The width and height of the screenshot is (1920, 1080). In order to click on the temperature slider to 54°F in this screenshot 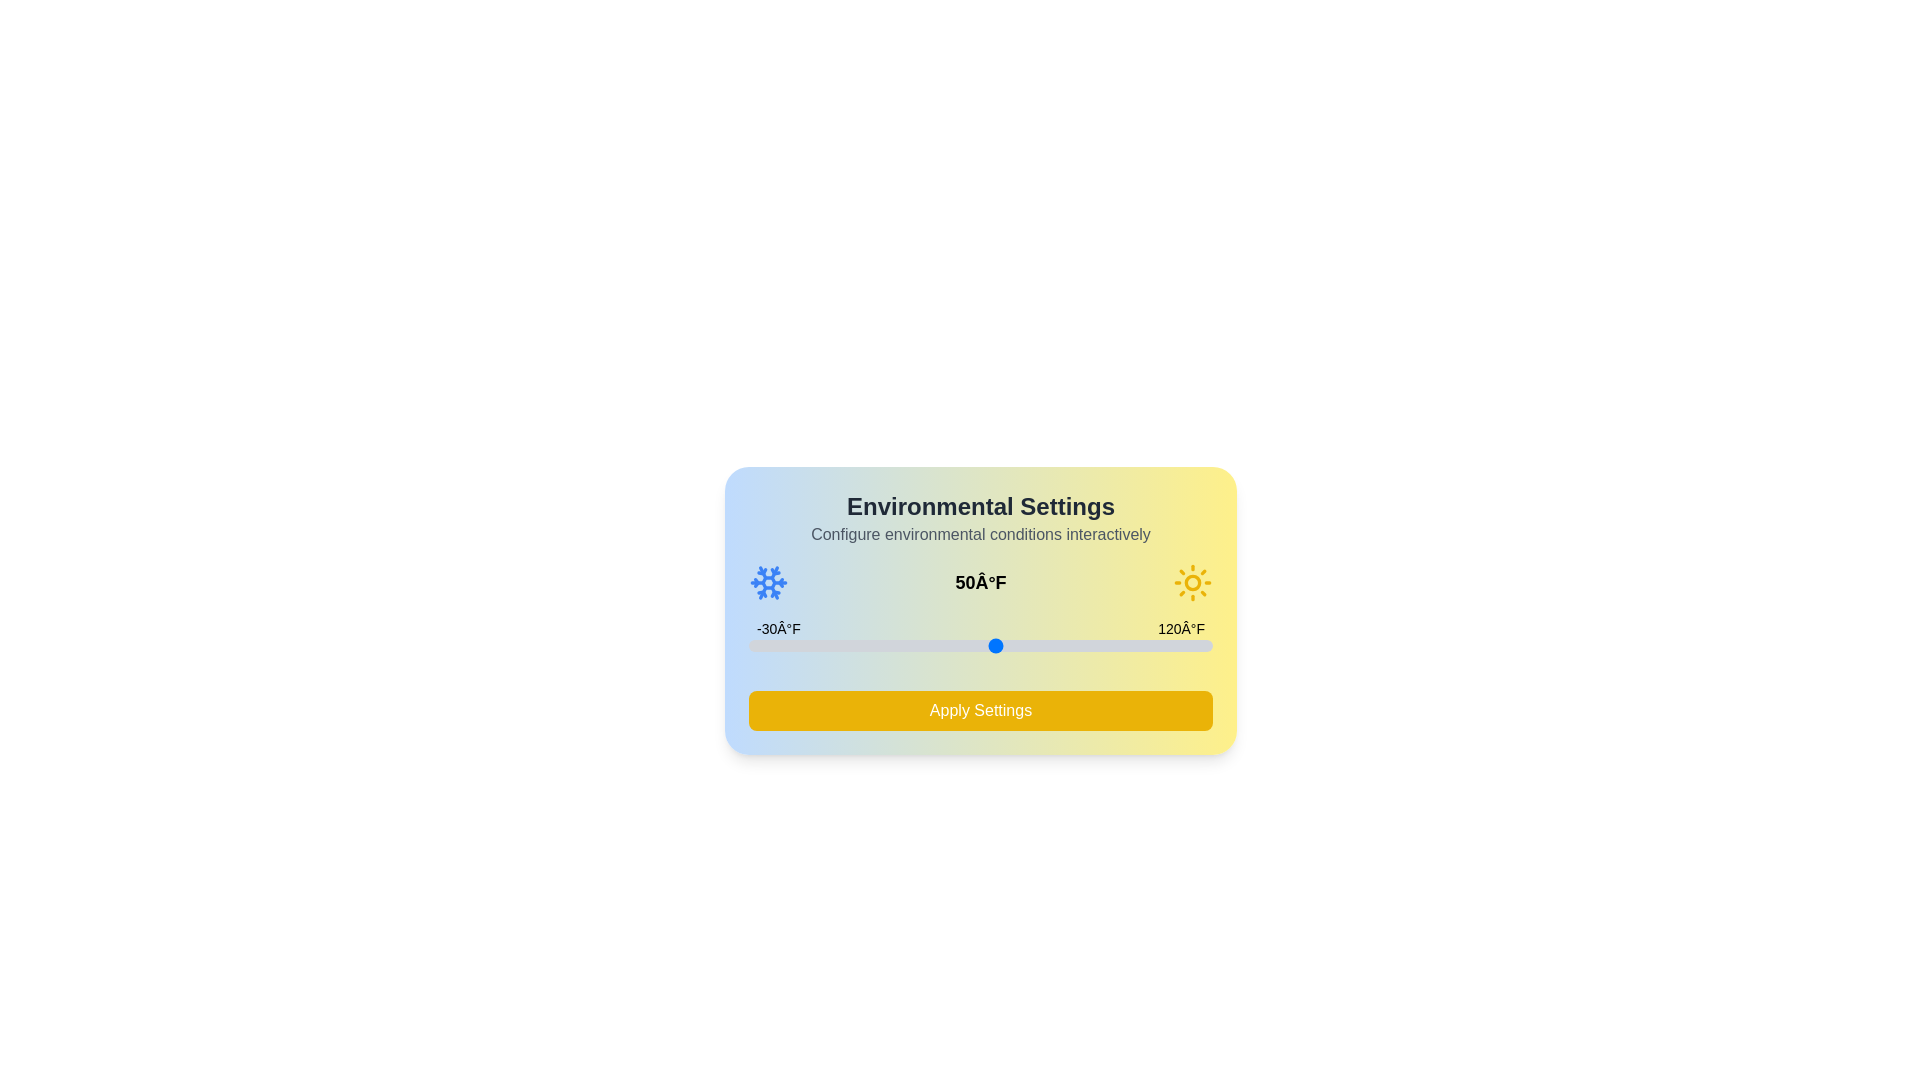, I will do `click(1008, 645)`.